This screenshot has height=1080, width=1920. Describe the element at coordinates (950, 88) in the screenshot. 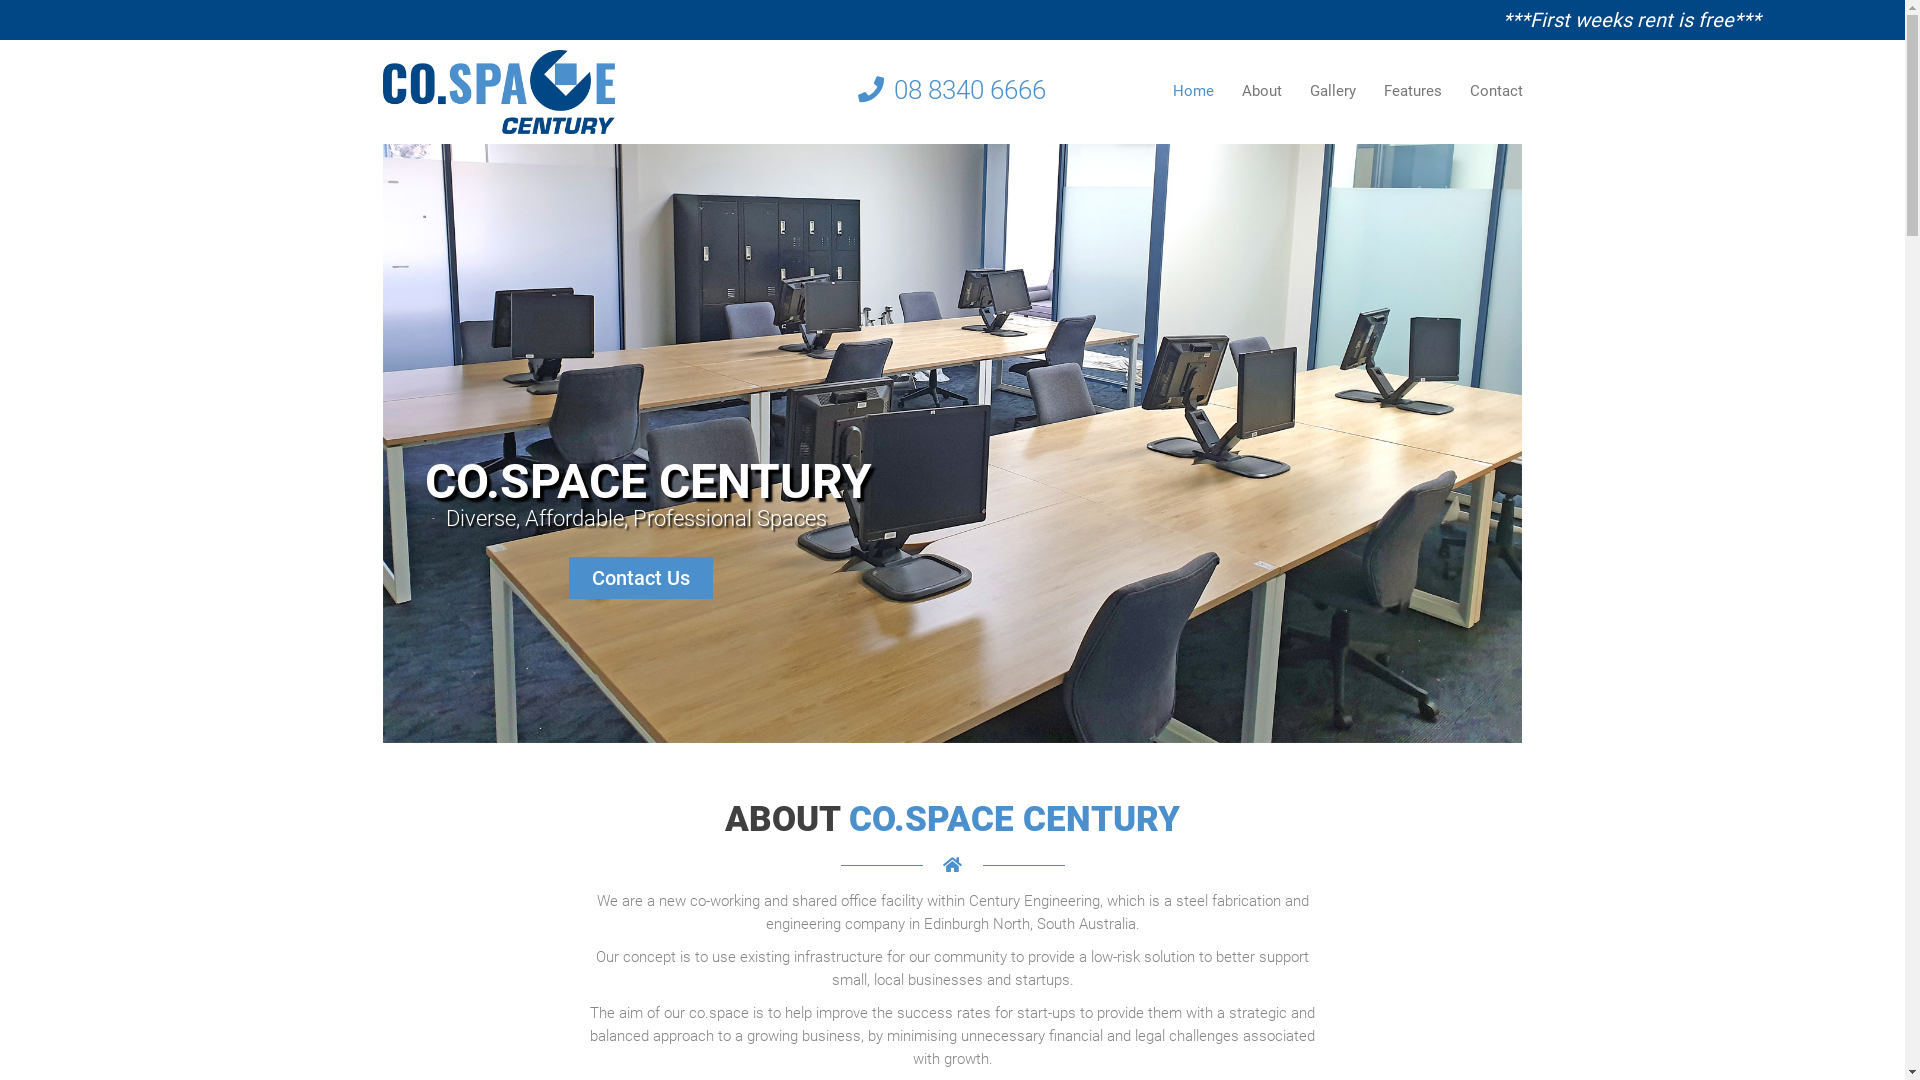

I see `'08 8340 6666'` at that location.